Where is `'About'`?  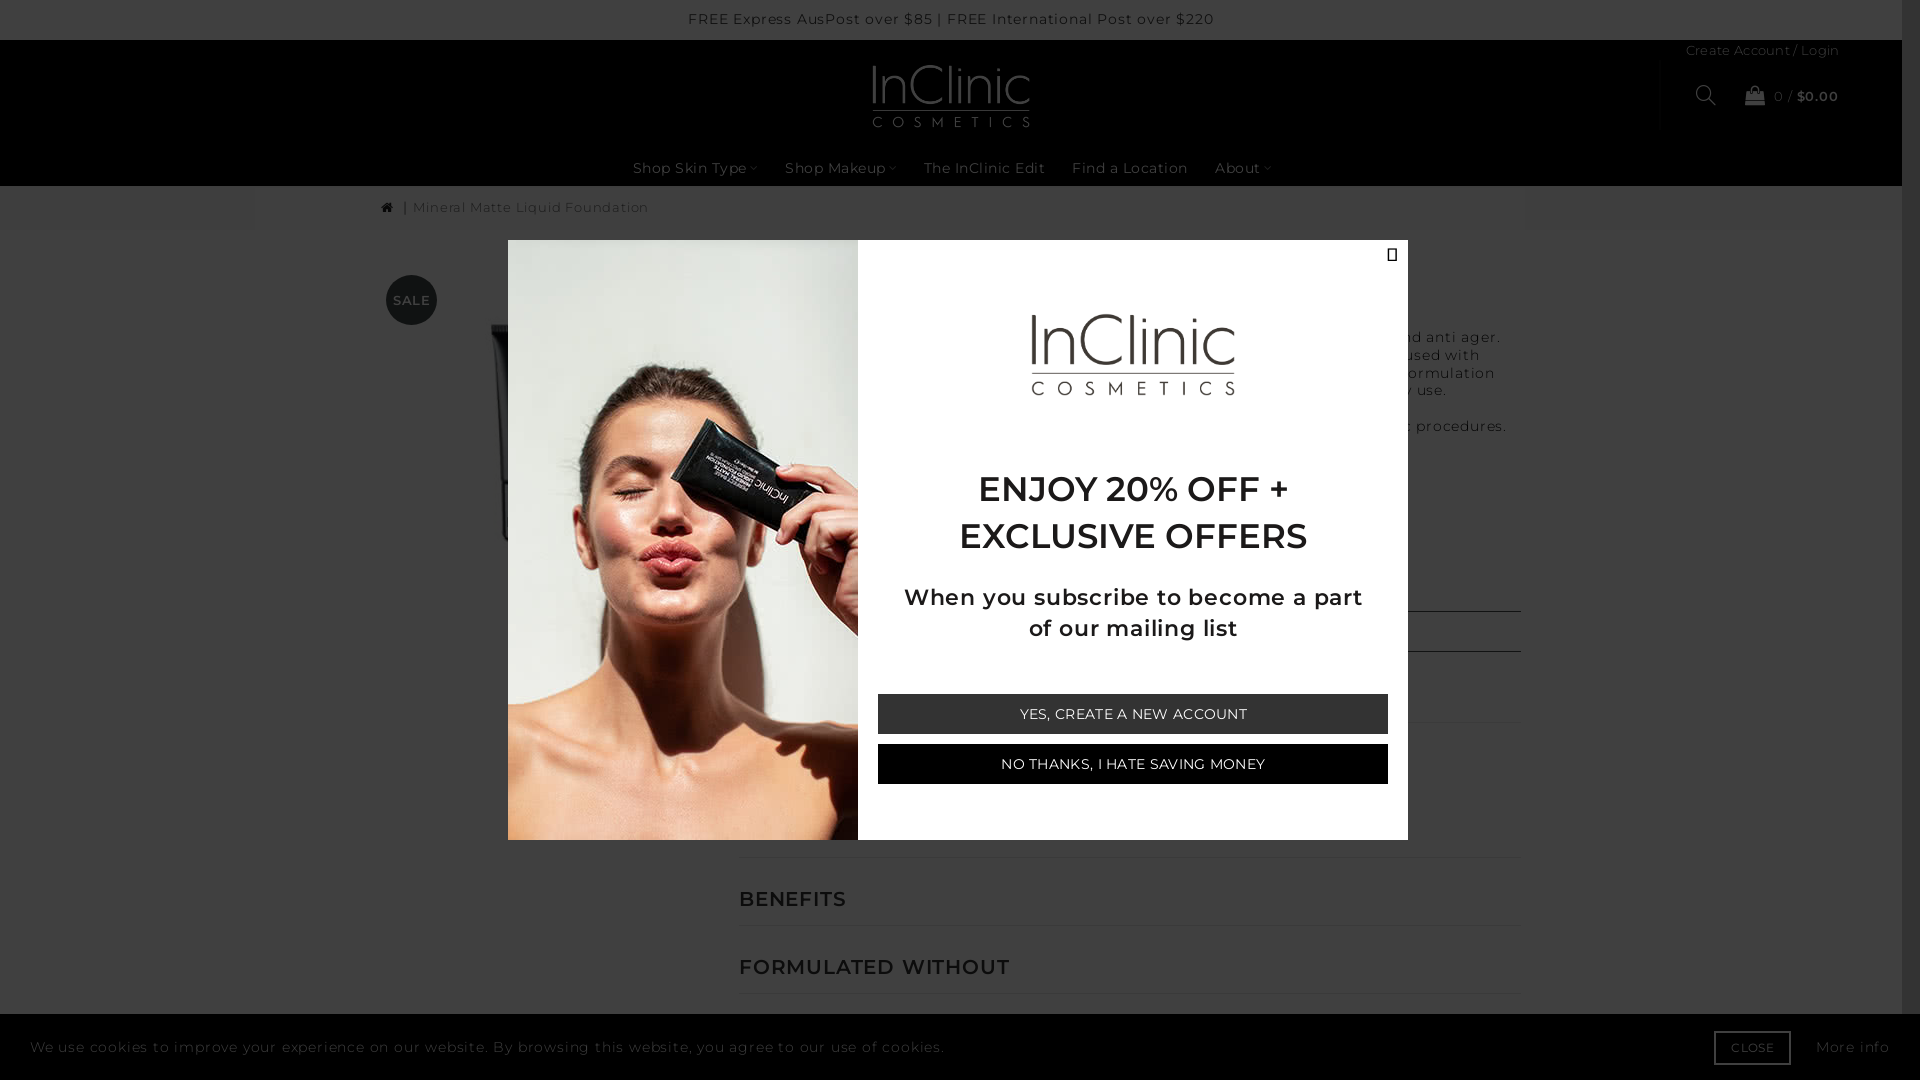
'About' is located at coordinates (1242, 167).